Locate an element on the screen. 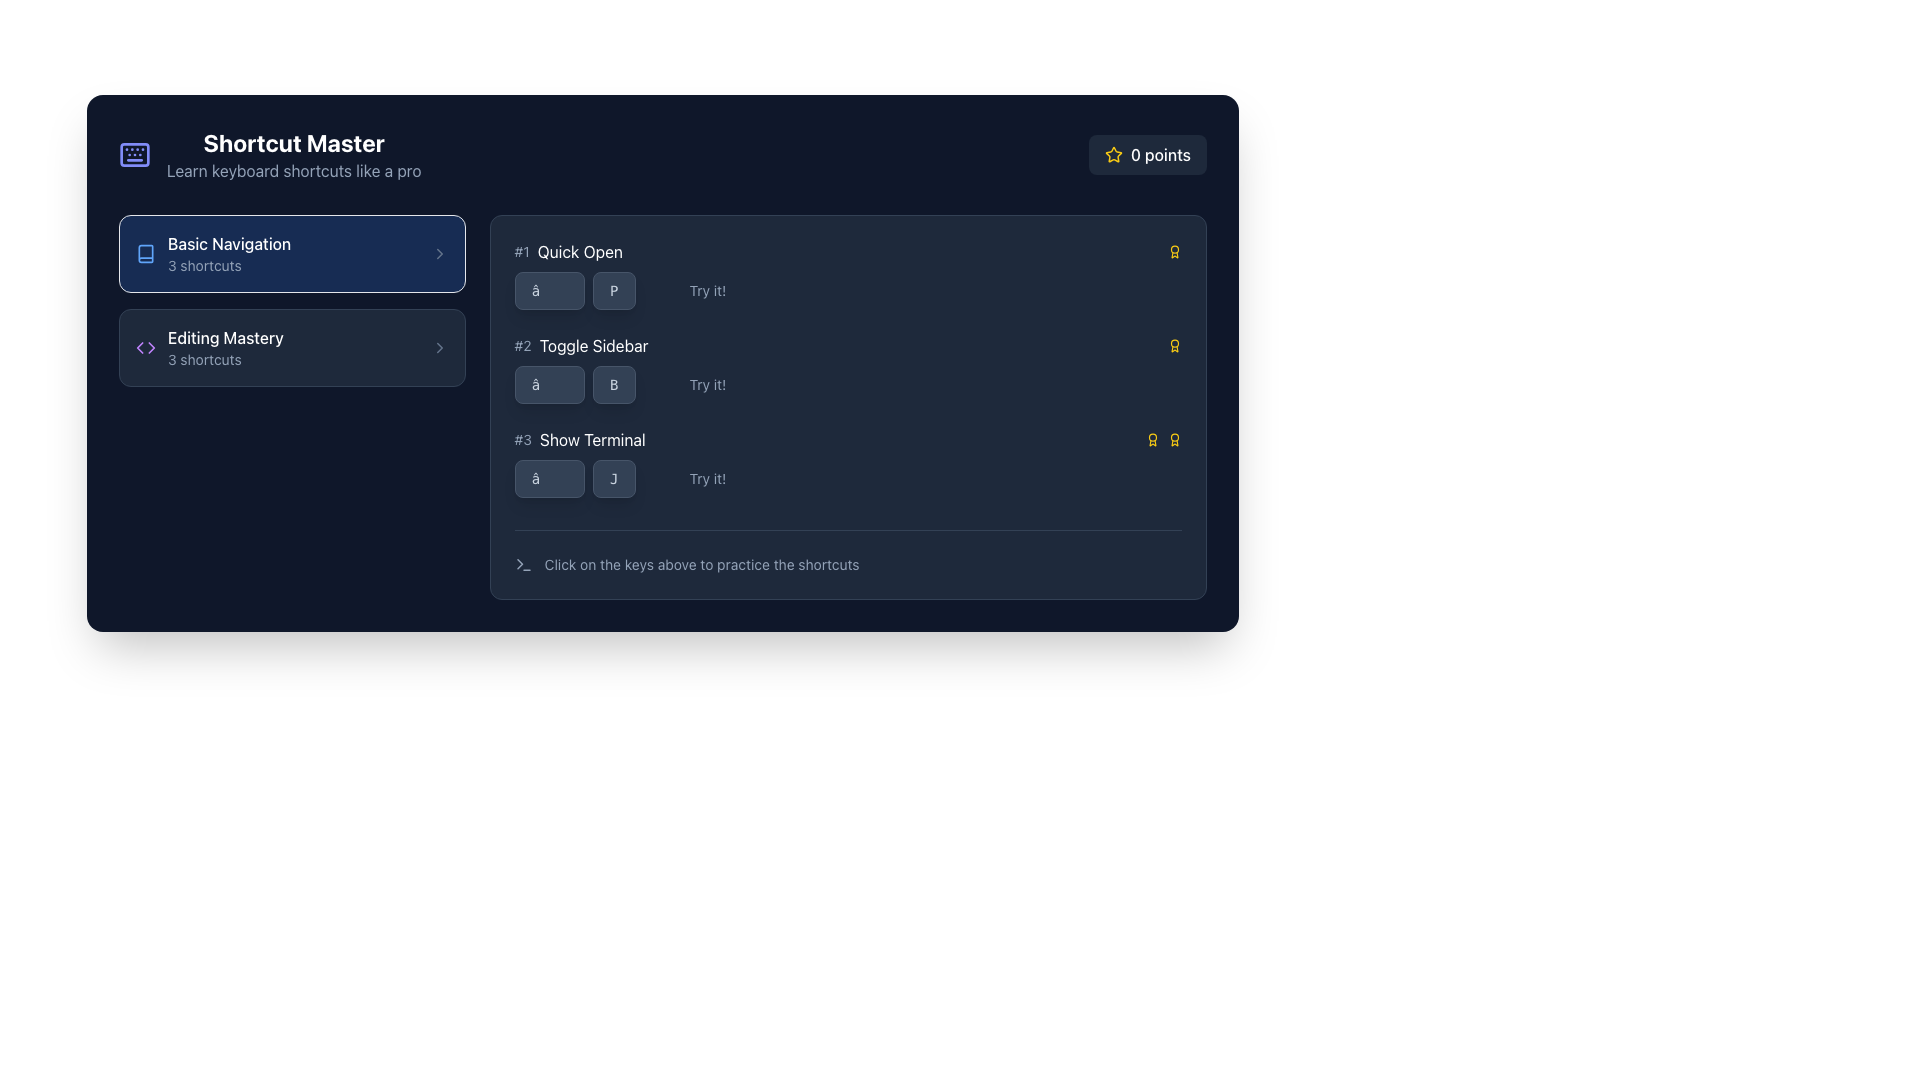 The image size is (1920, 1080). the text label displaying 'Try it!' located to the right of the button labeled 'J' in the 'Show Terminal' option group is located at coordinates (694, 478).